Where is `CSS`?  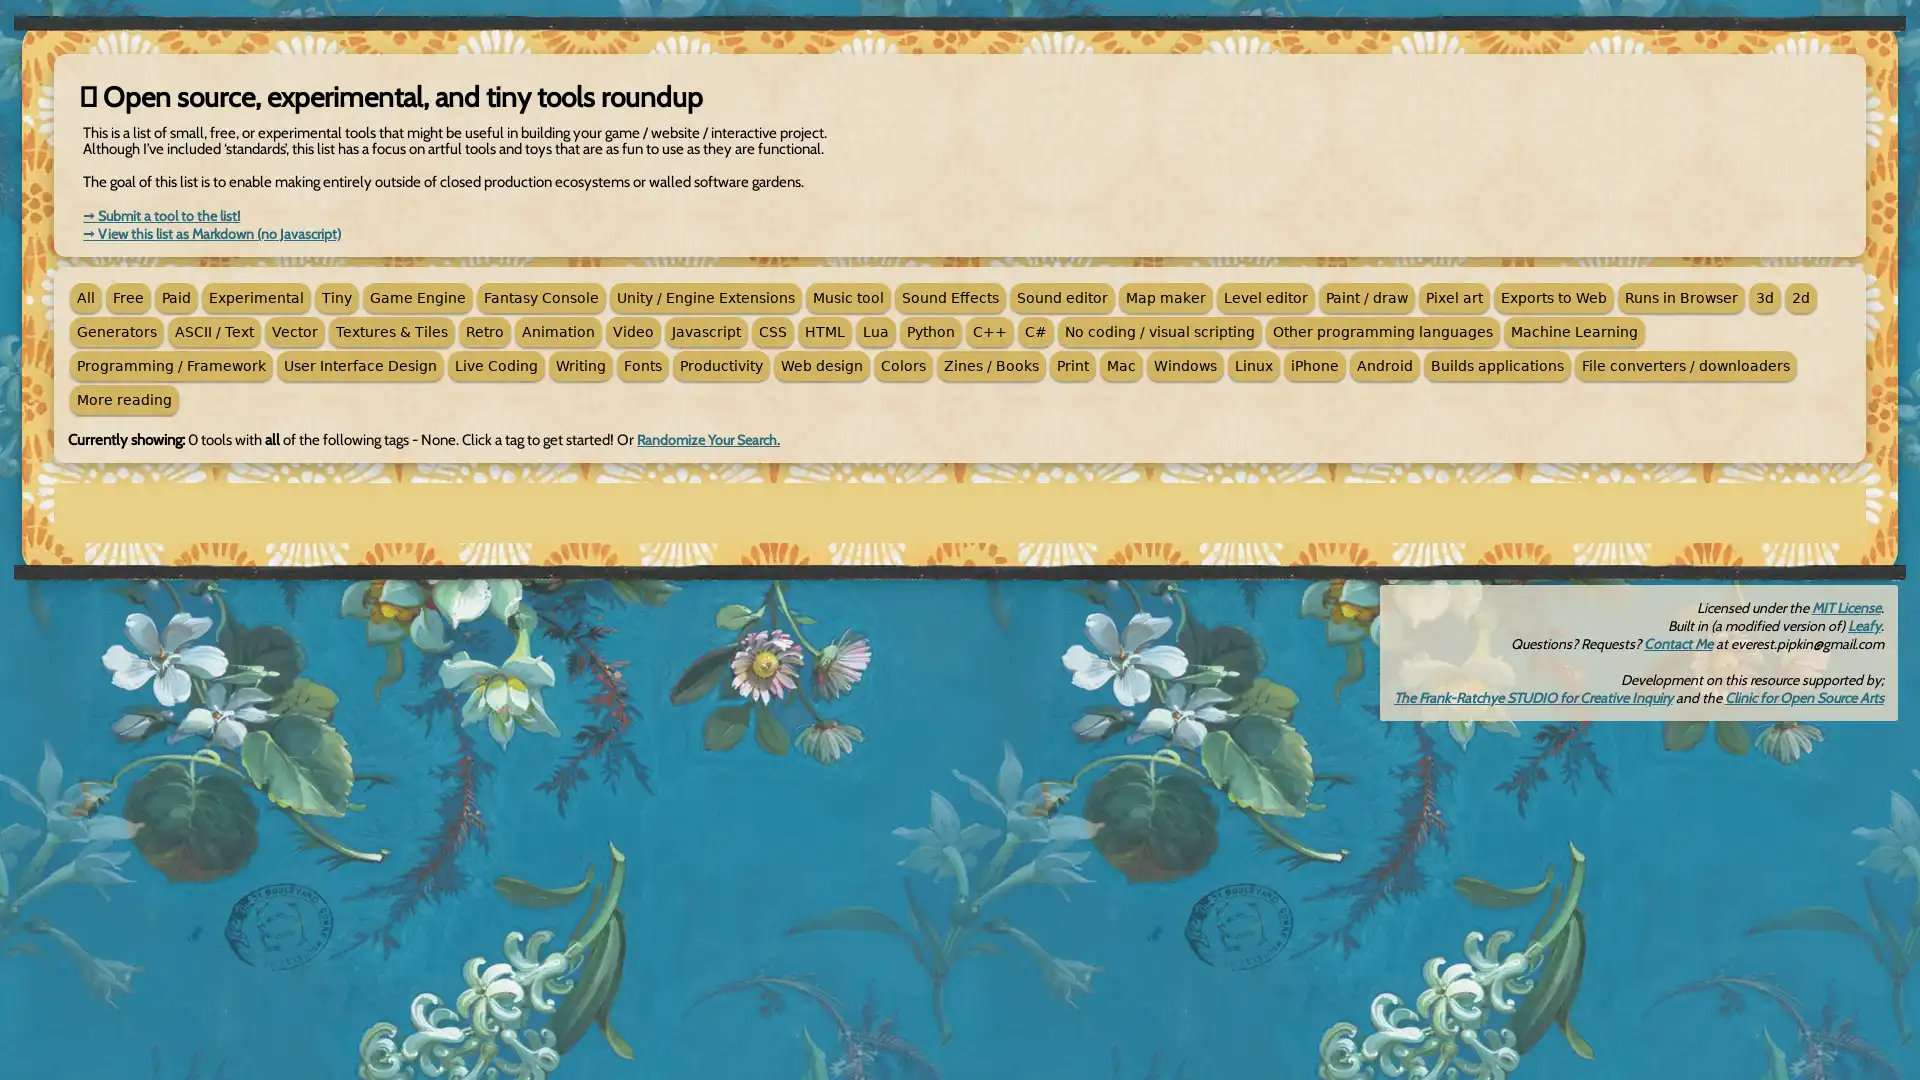
CSS is located at coordinates (771, 330).